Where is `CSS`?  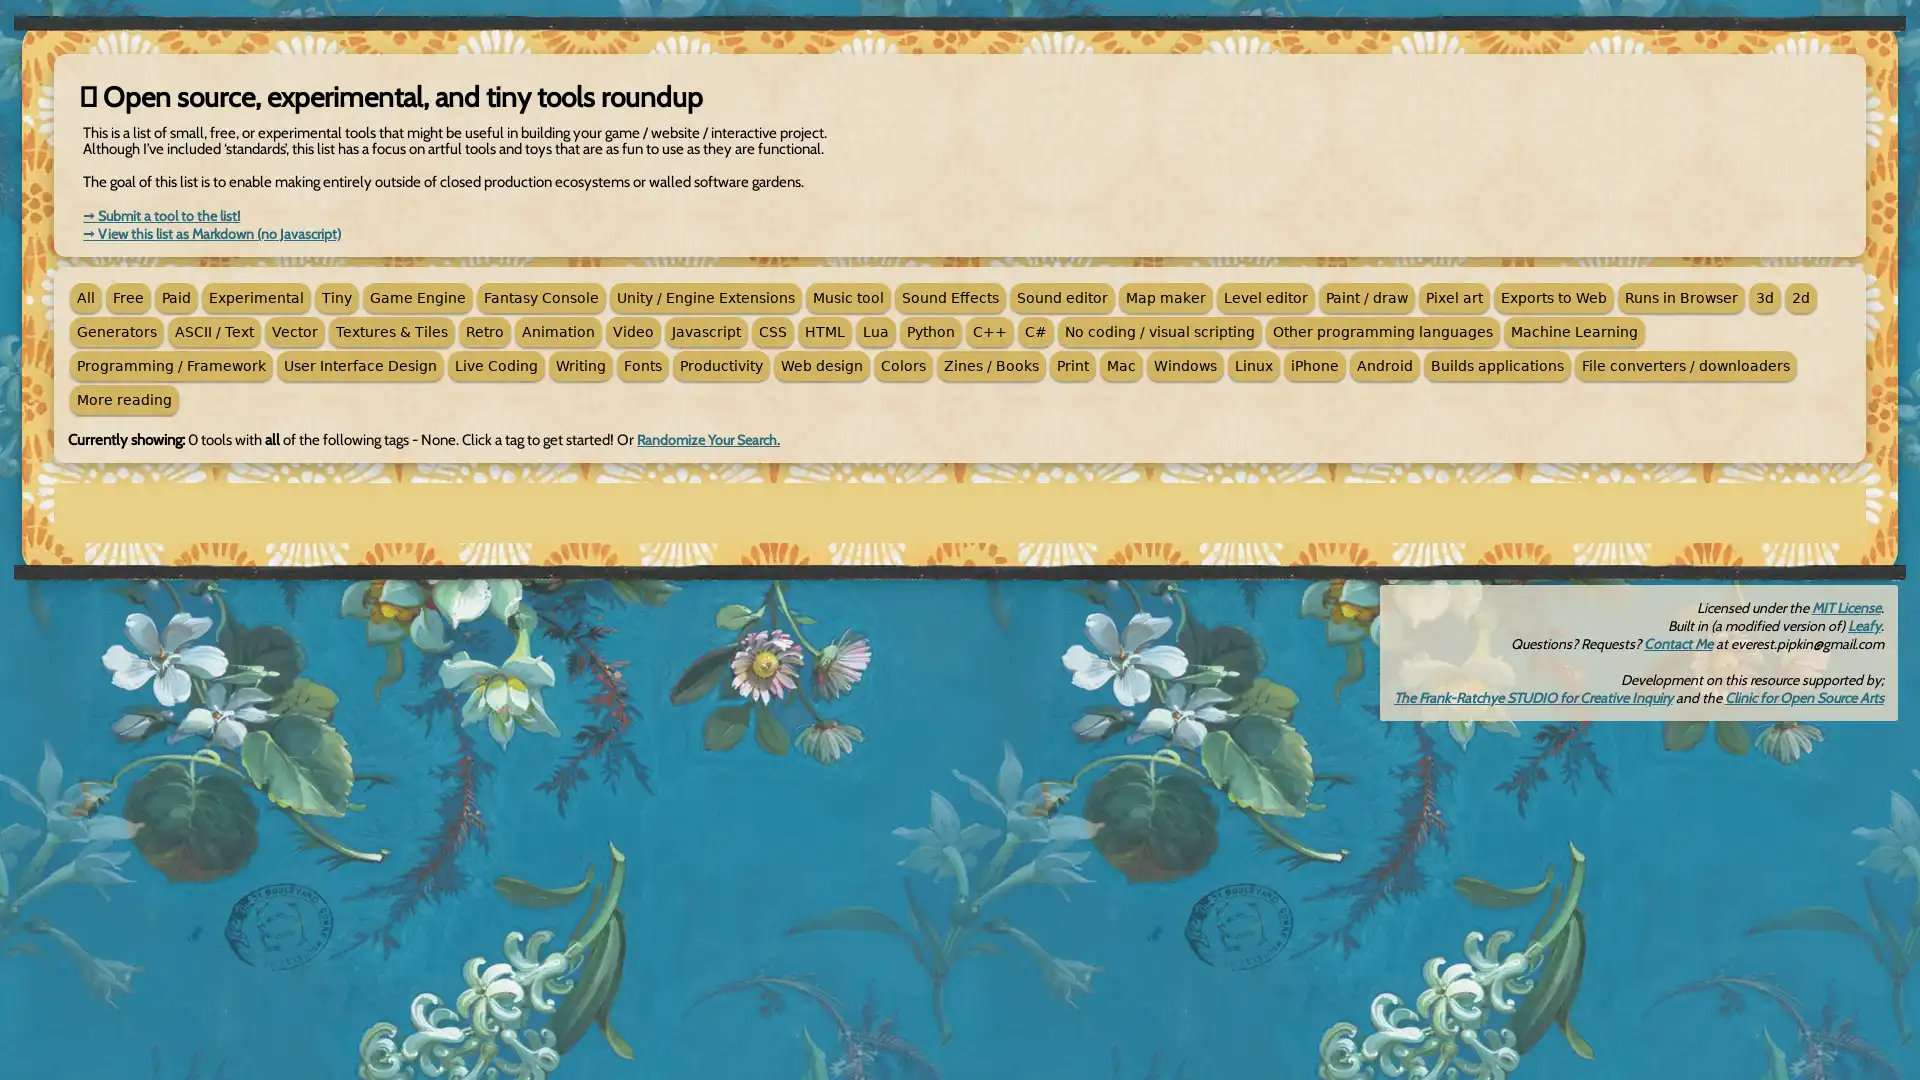
CSS is located at coordinates (771, 330).